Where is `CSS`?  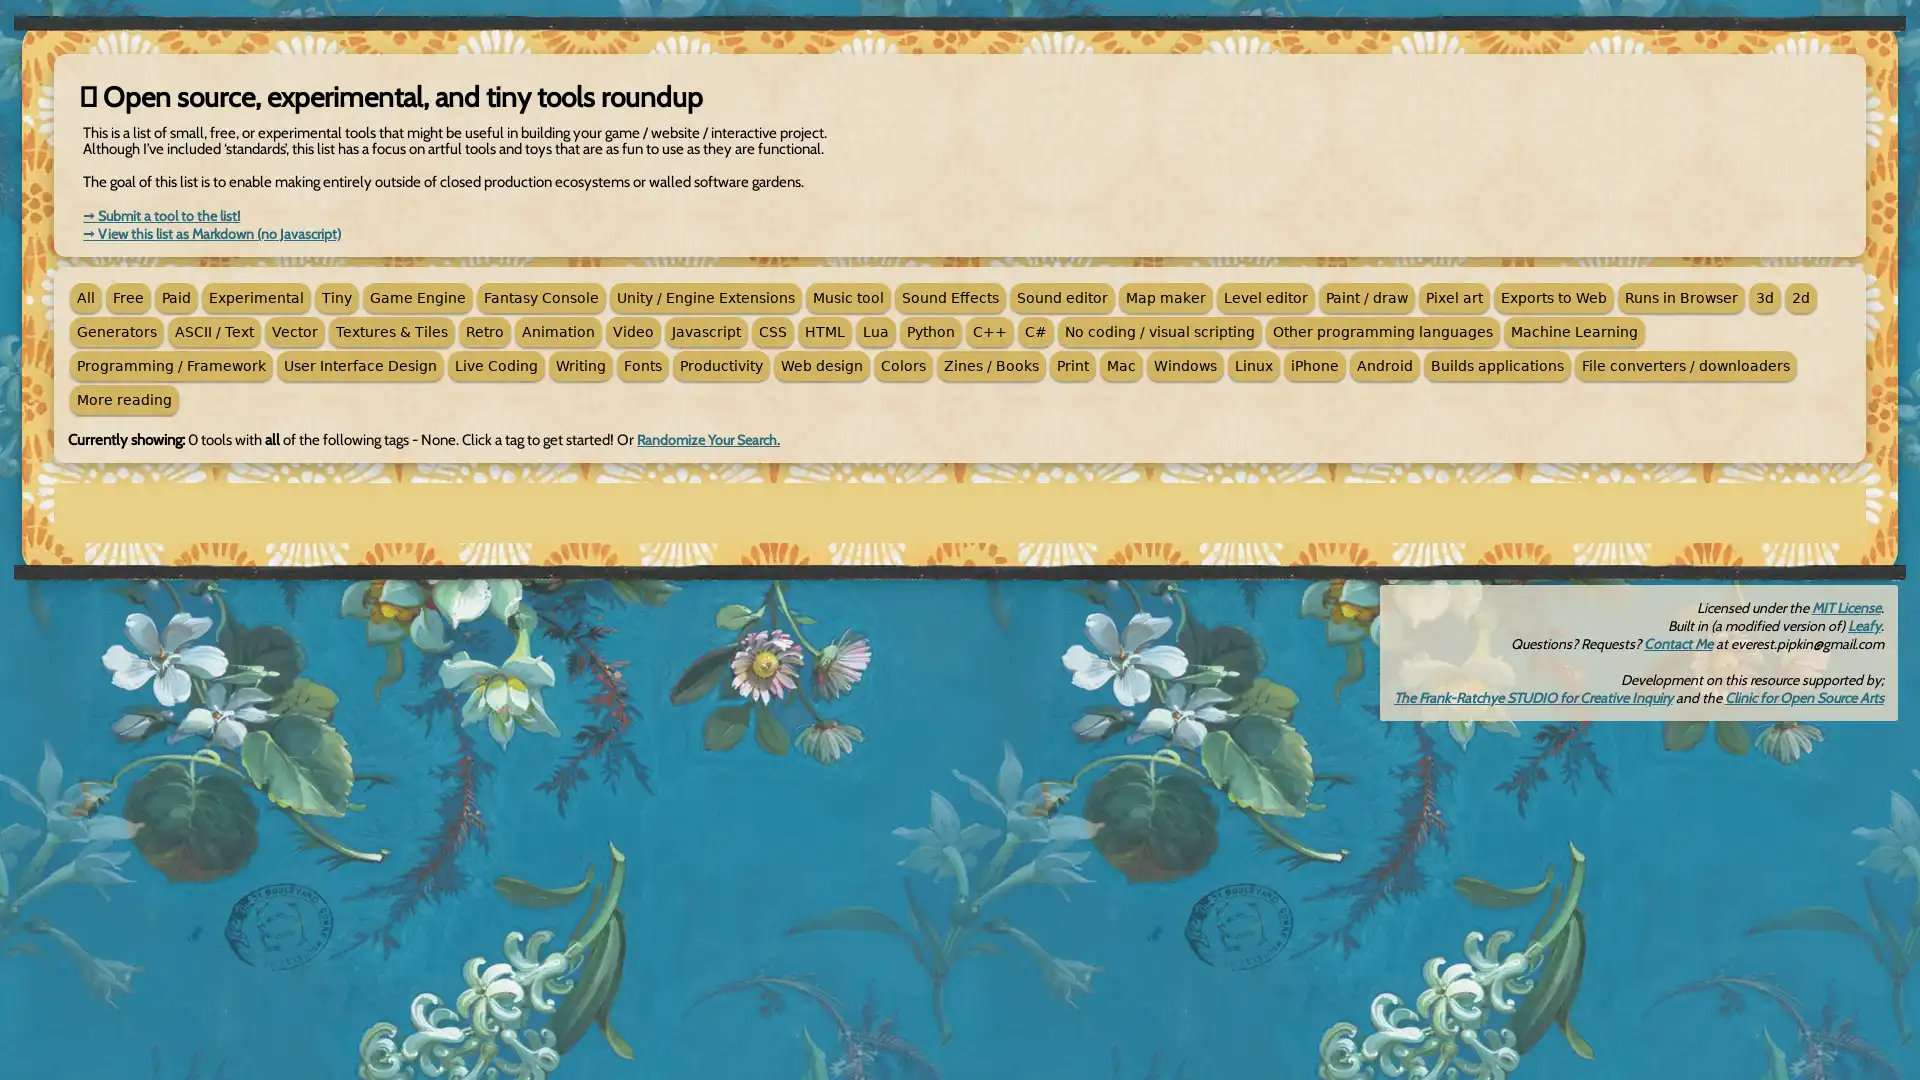
CSS is located at coordinates (771, 330).